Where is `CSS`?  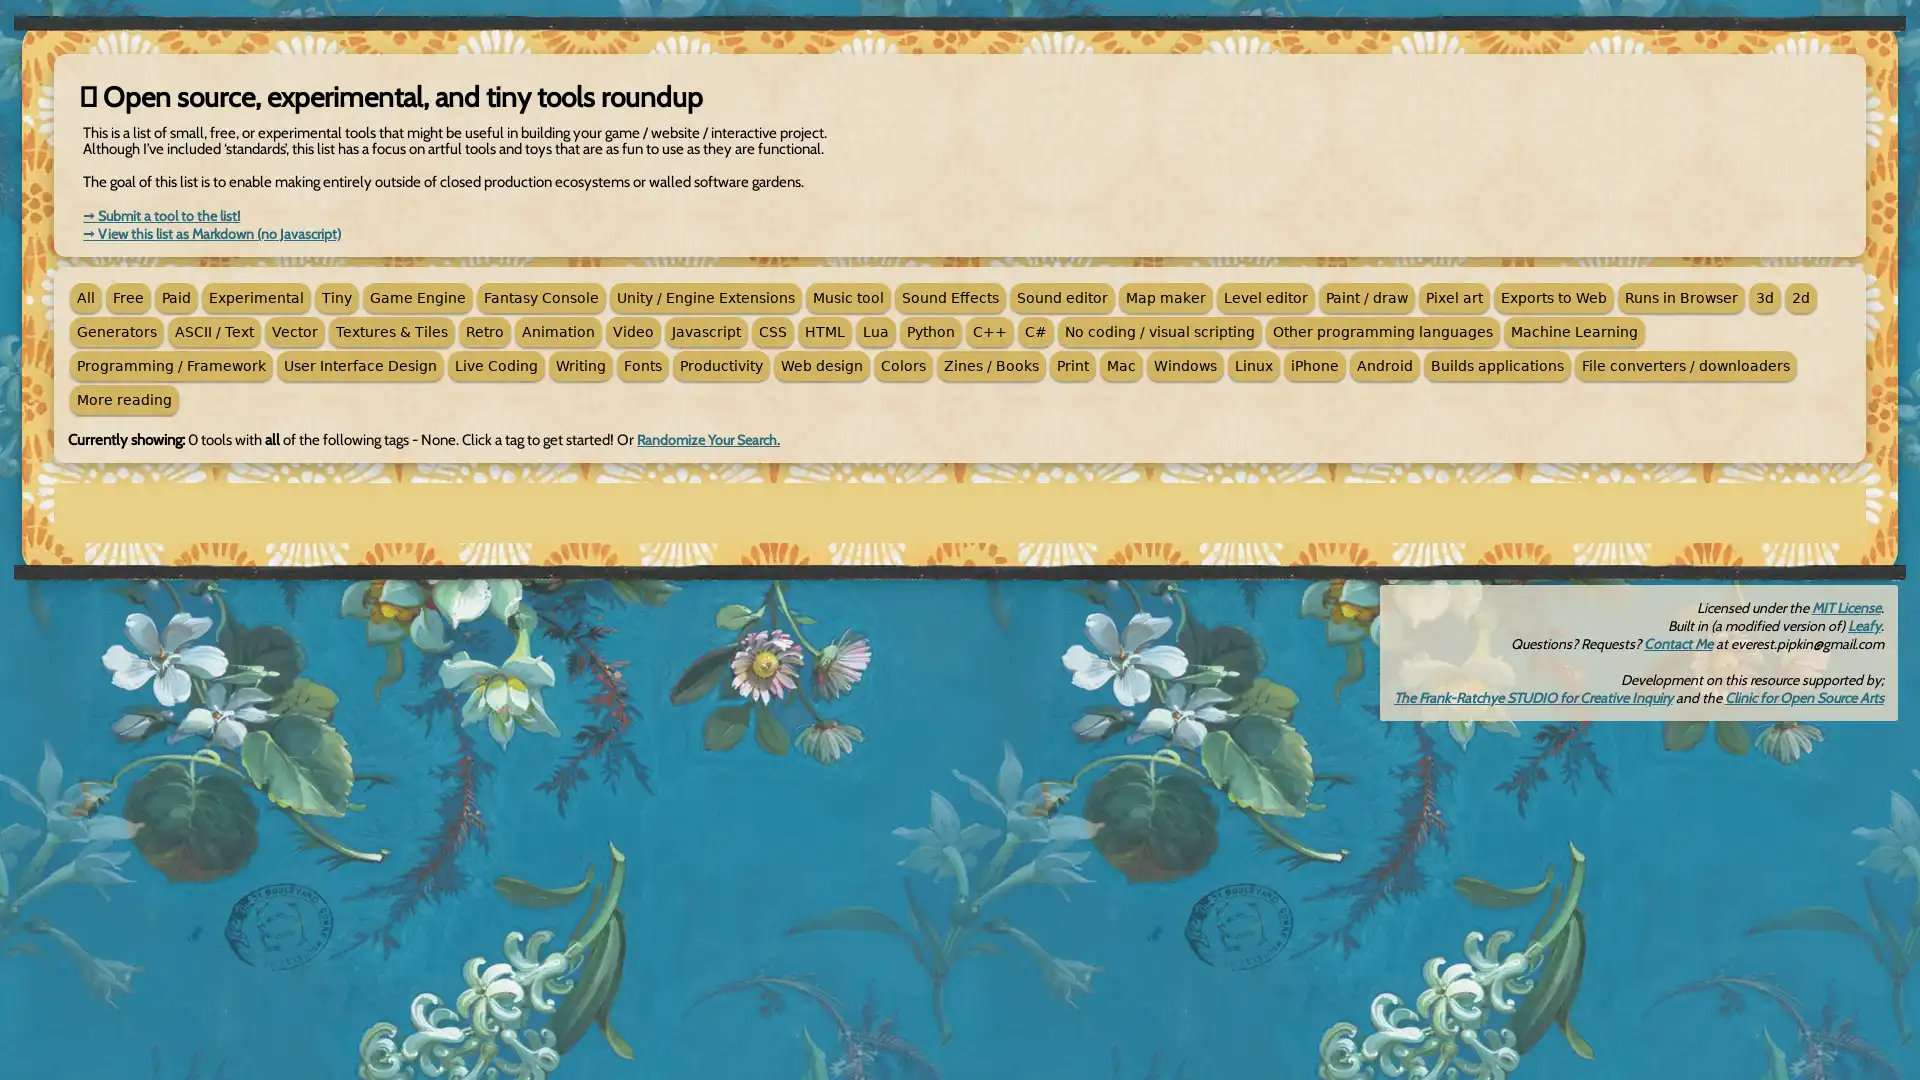
CSS is located at coordinates (771, 330).